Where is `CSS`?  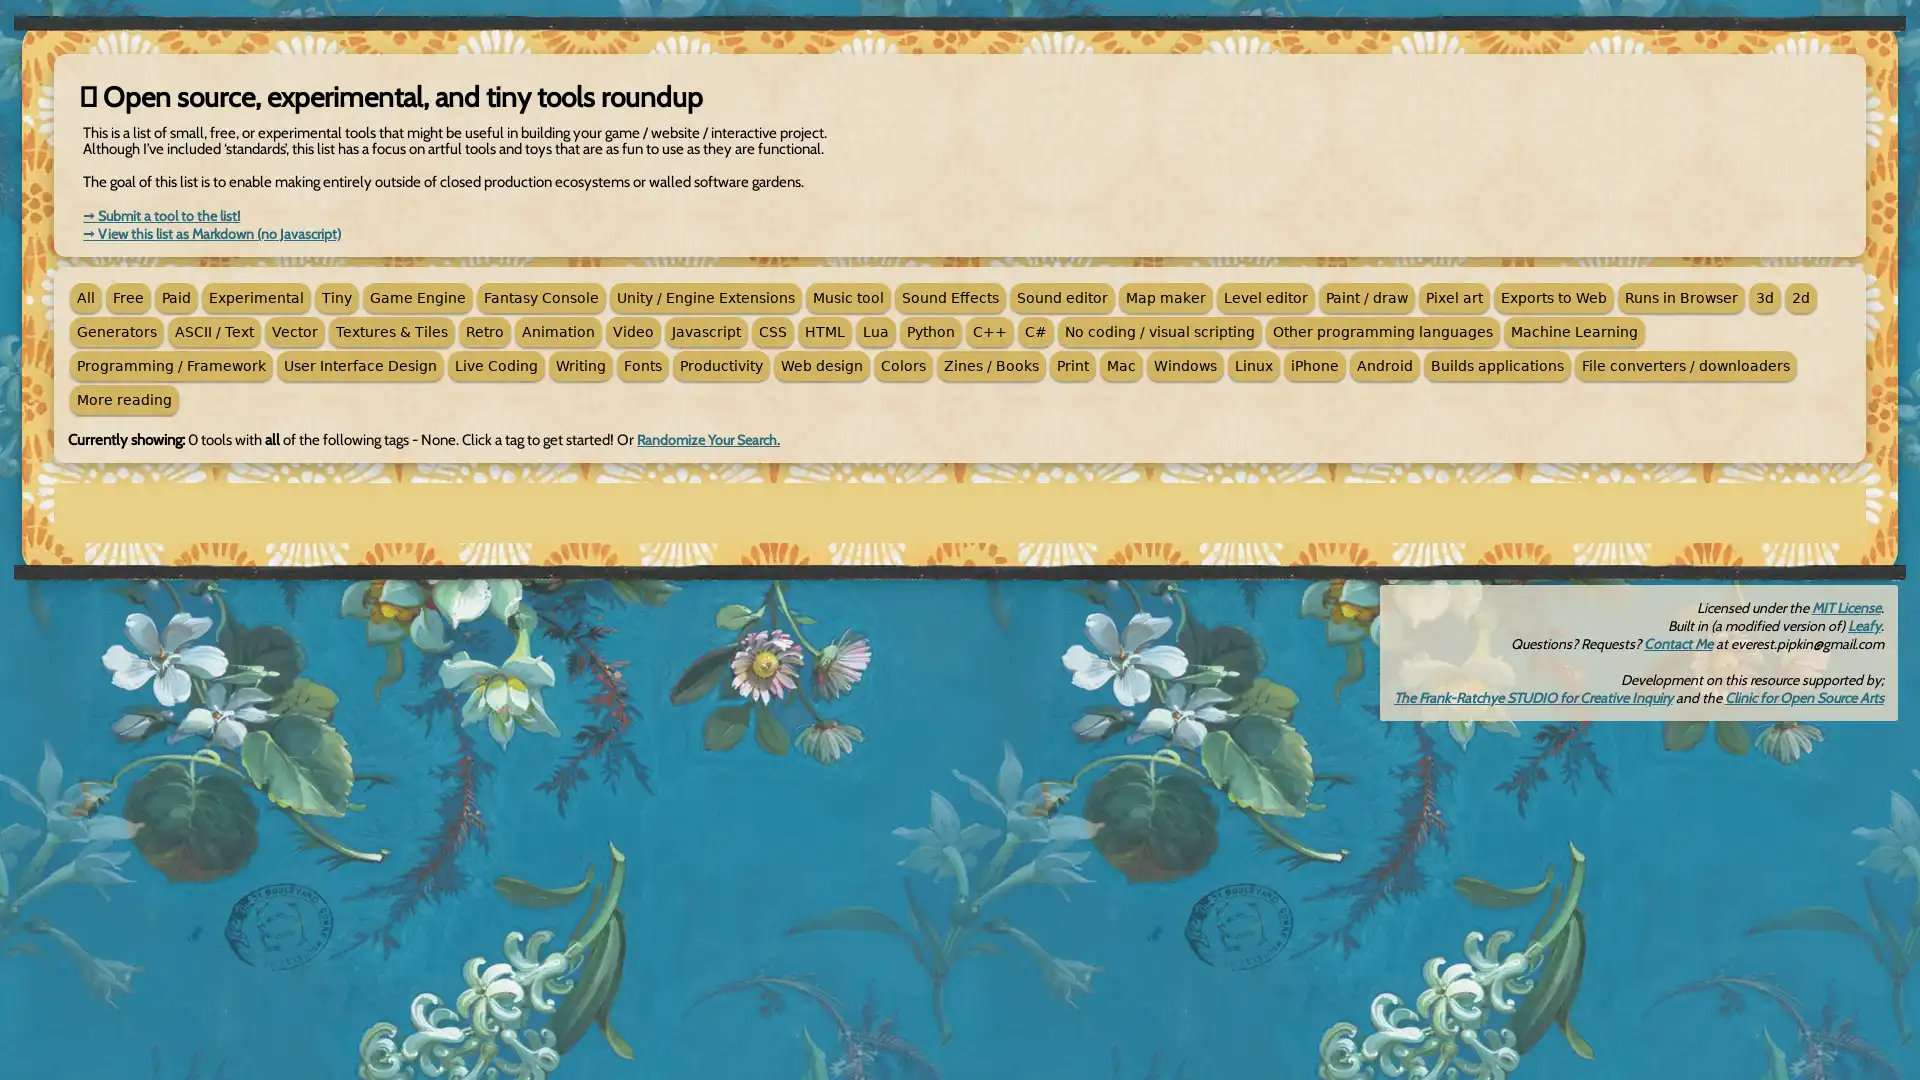
CSS is located at coordinates (771, 330).